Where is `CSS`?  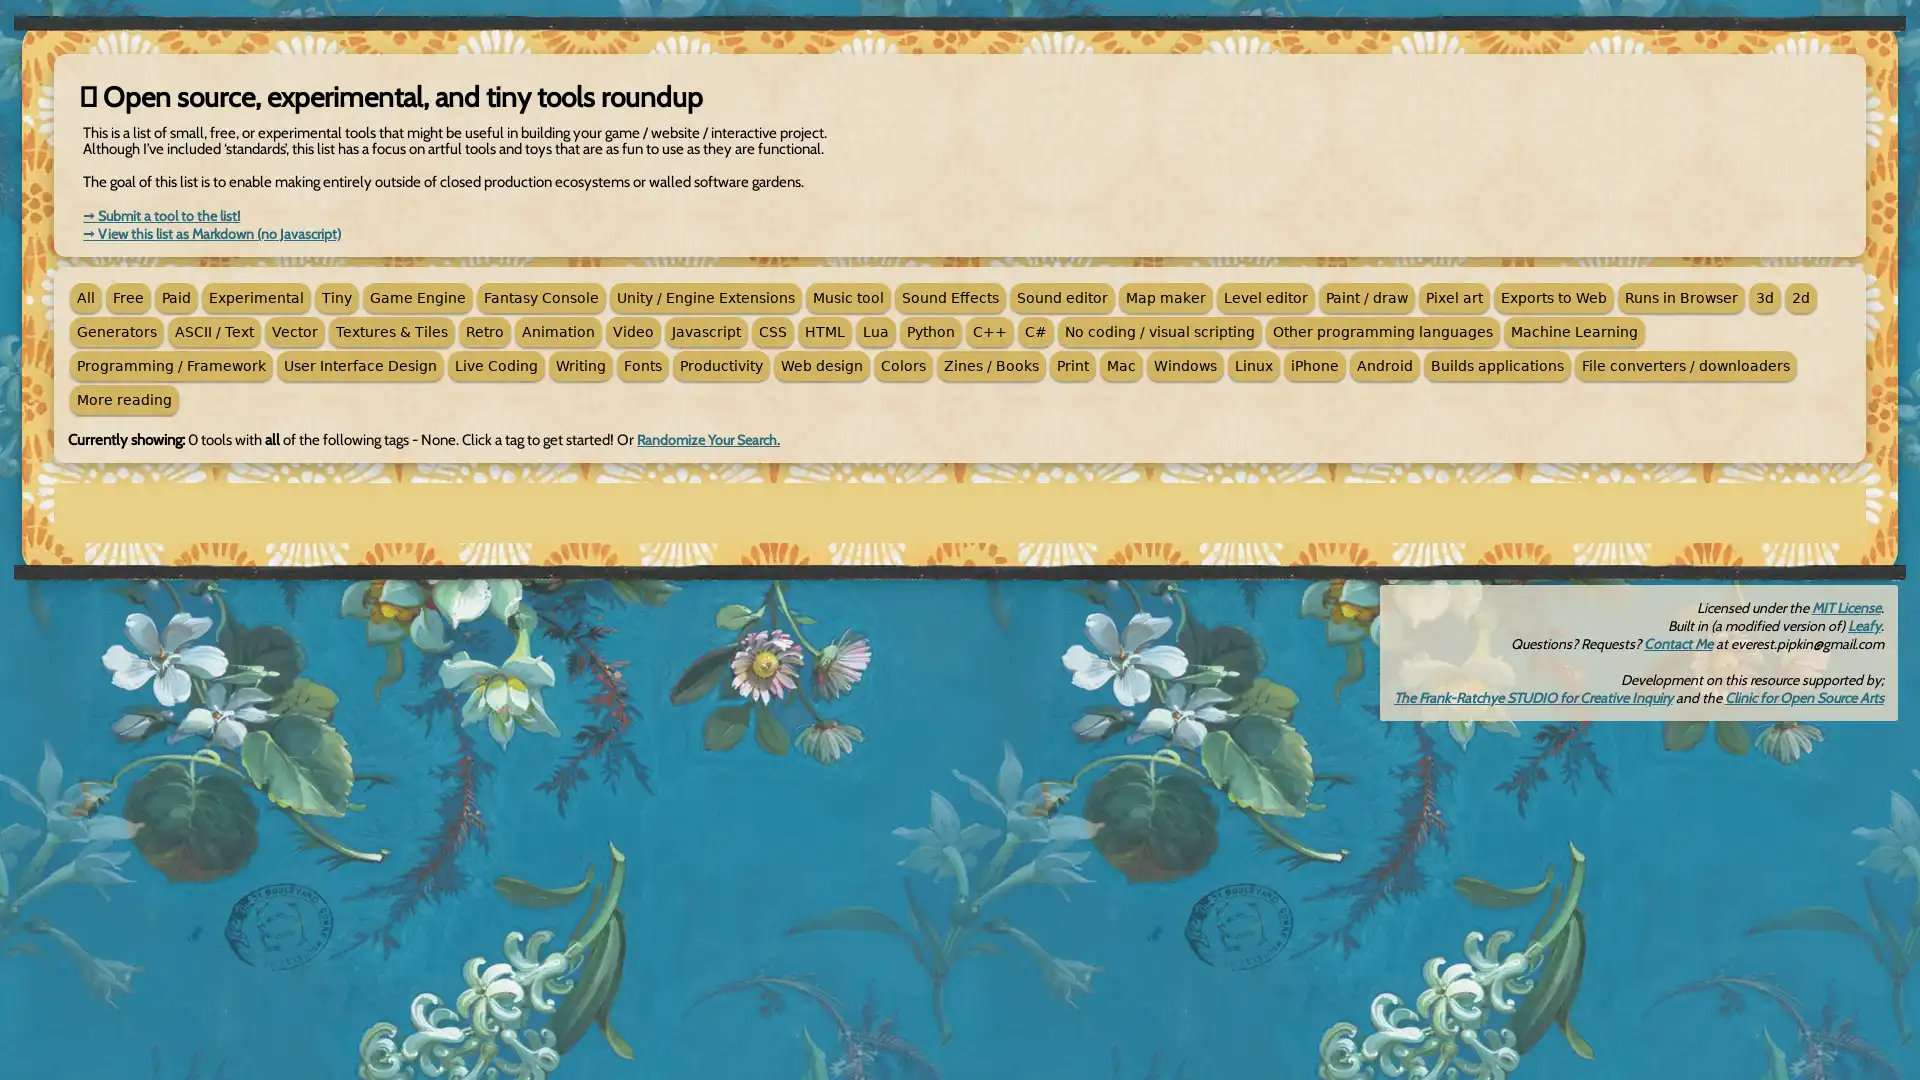
CSS is located at coordinates (771, 330).